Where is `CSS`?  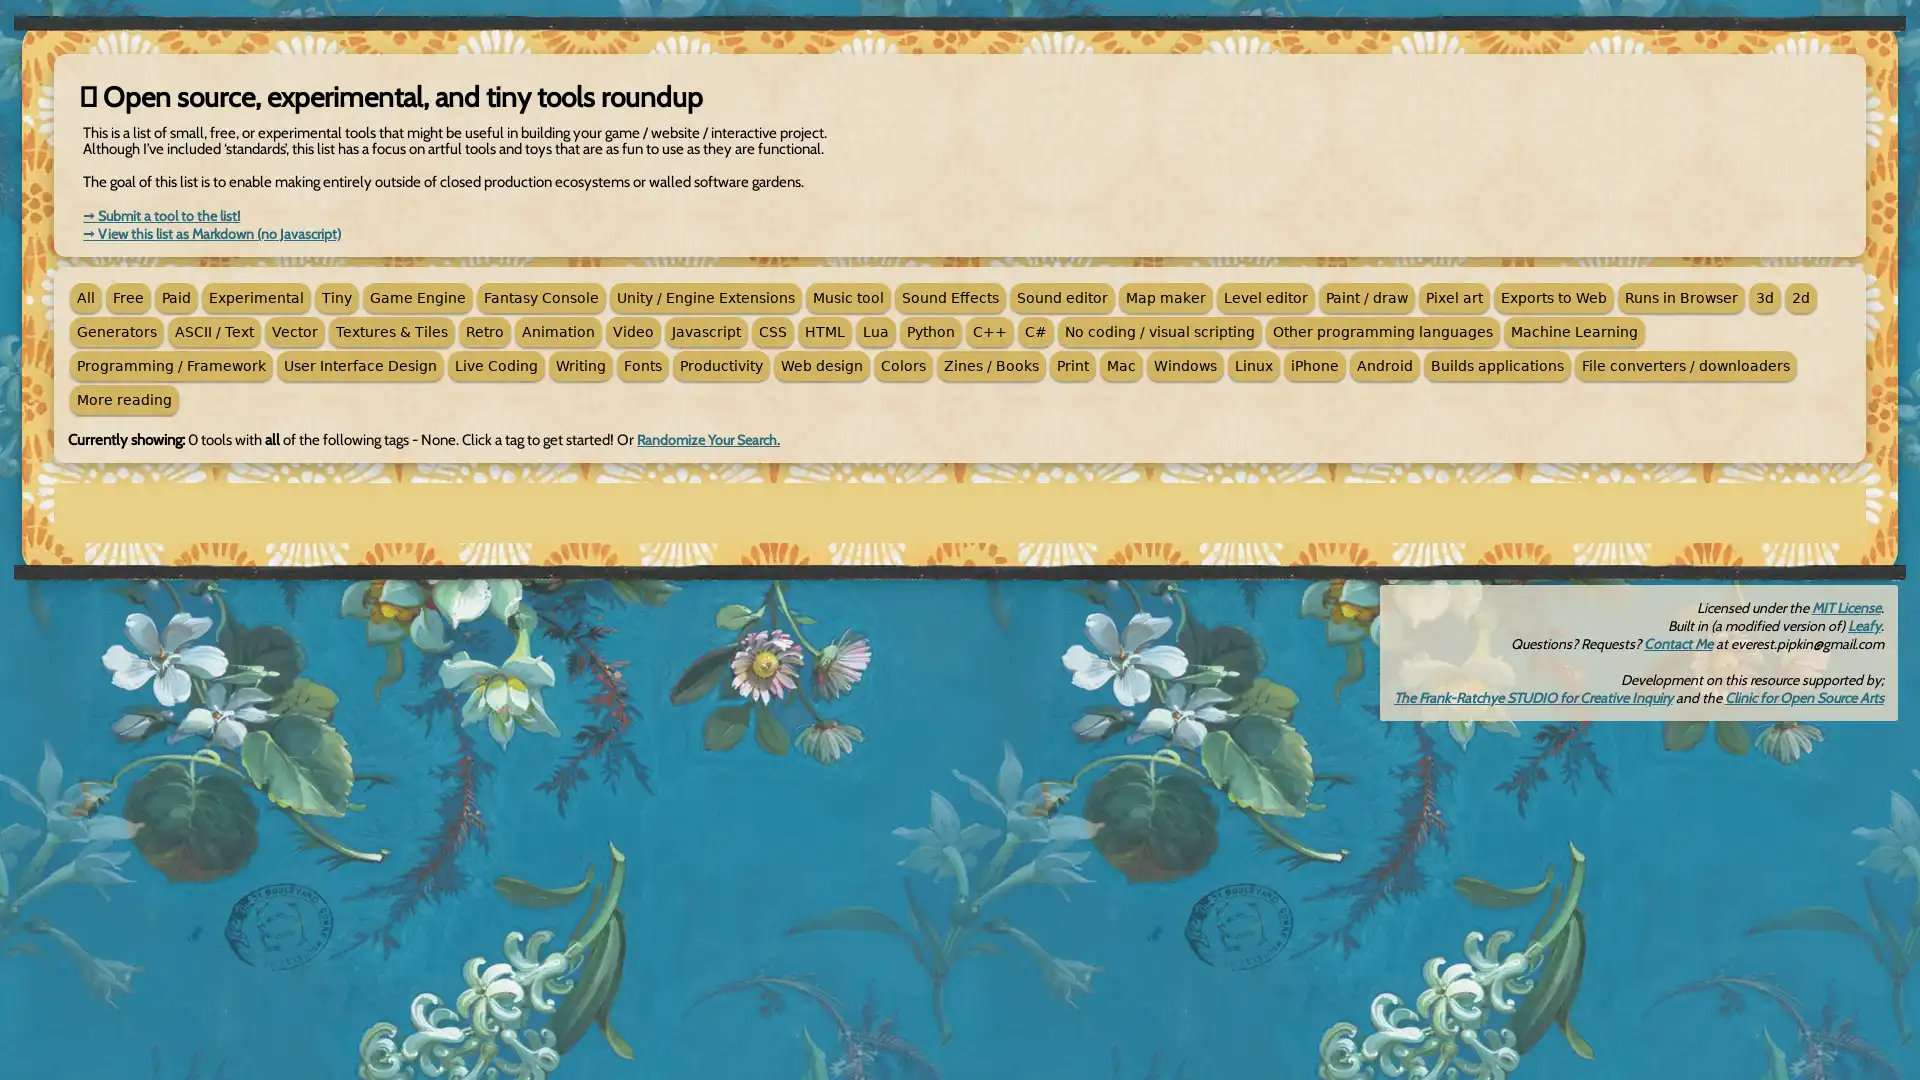
CSS is located at coordinates (771, 330).